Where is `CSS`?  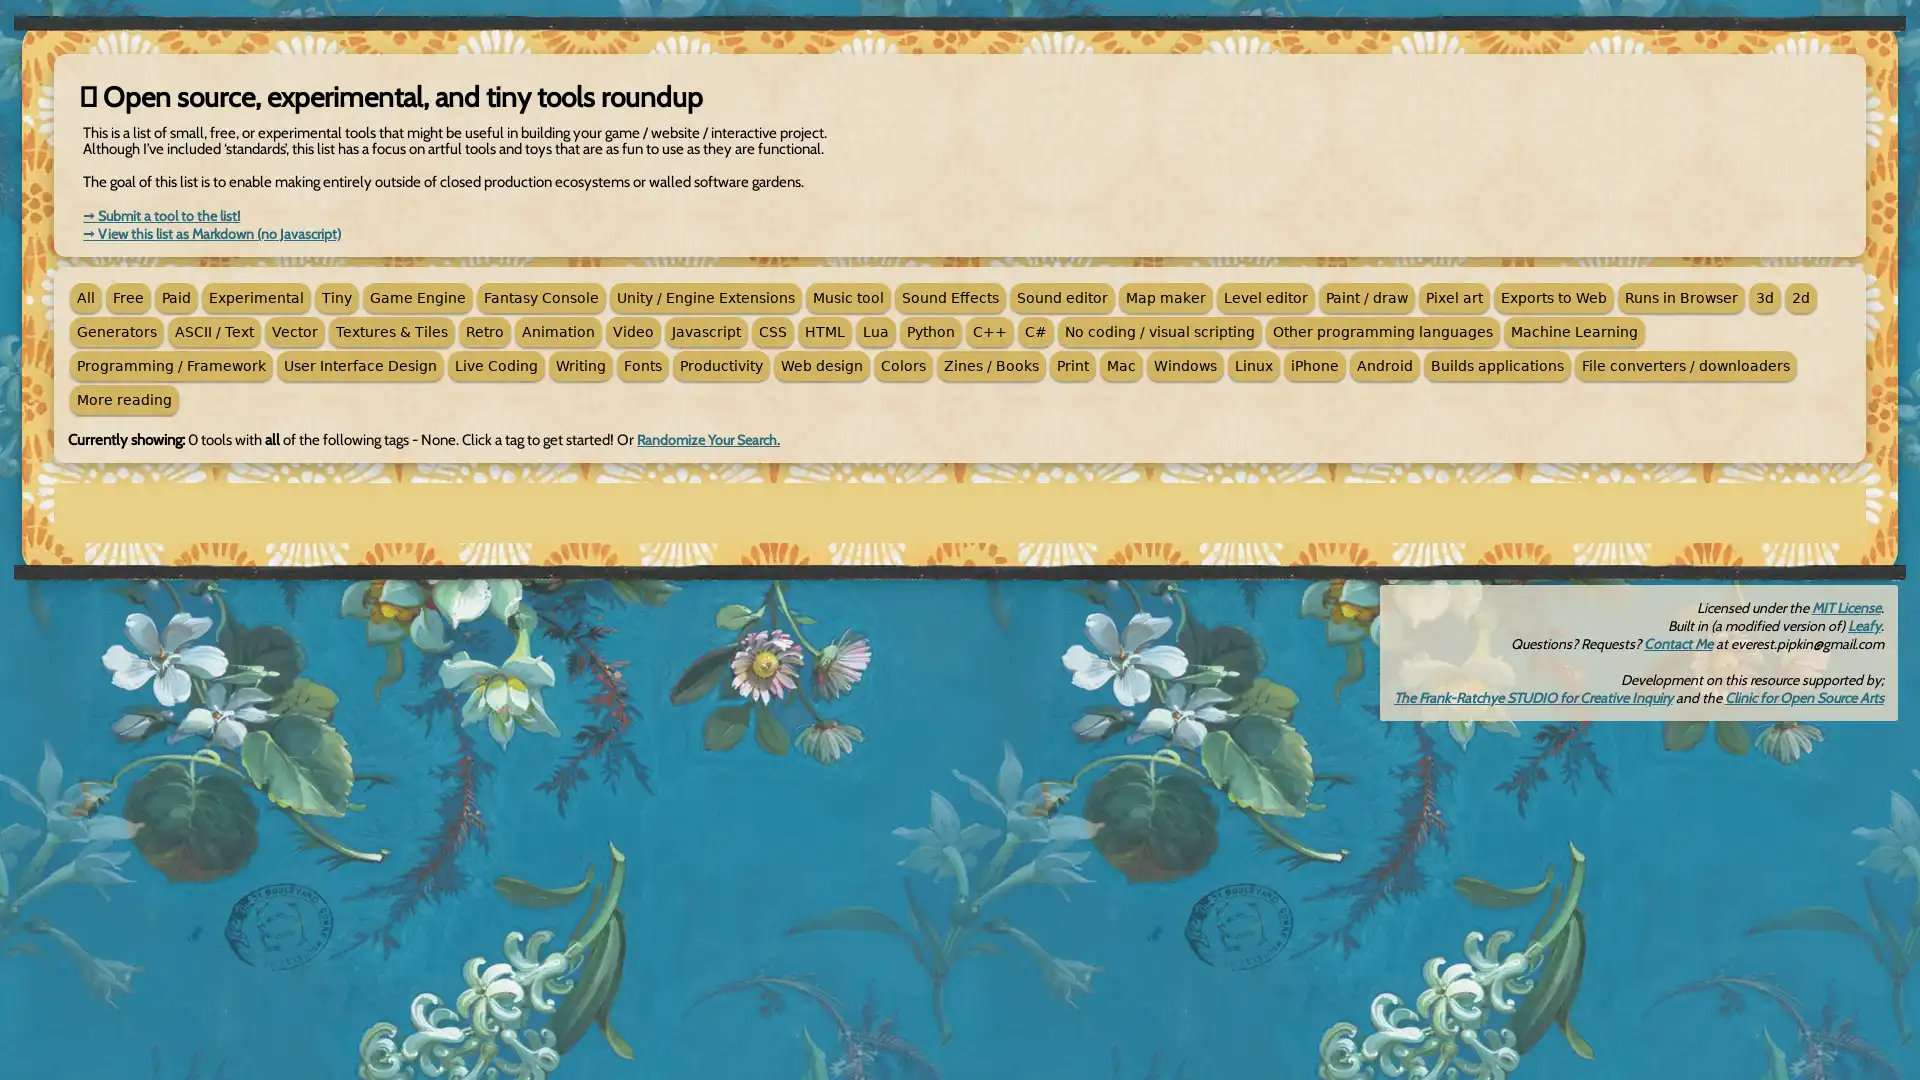
CSS is located at coordinates (771, 330).